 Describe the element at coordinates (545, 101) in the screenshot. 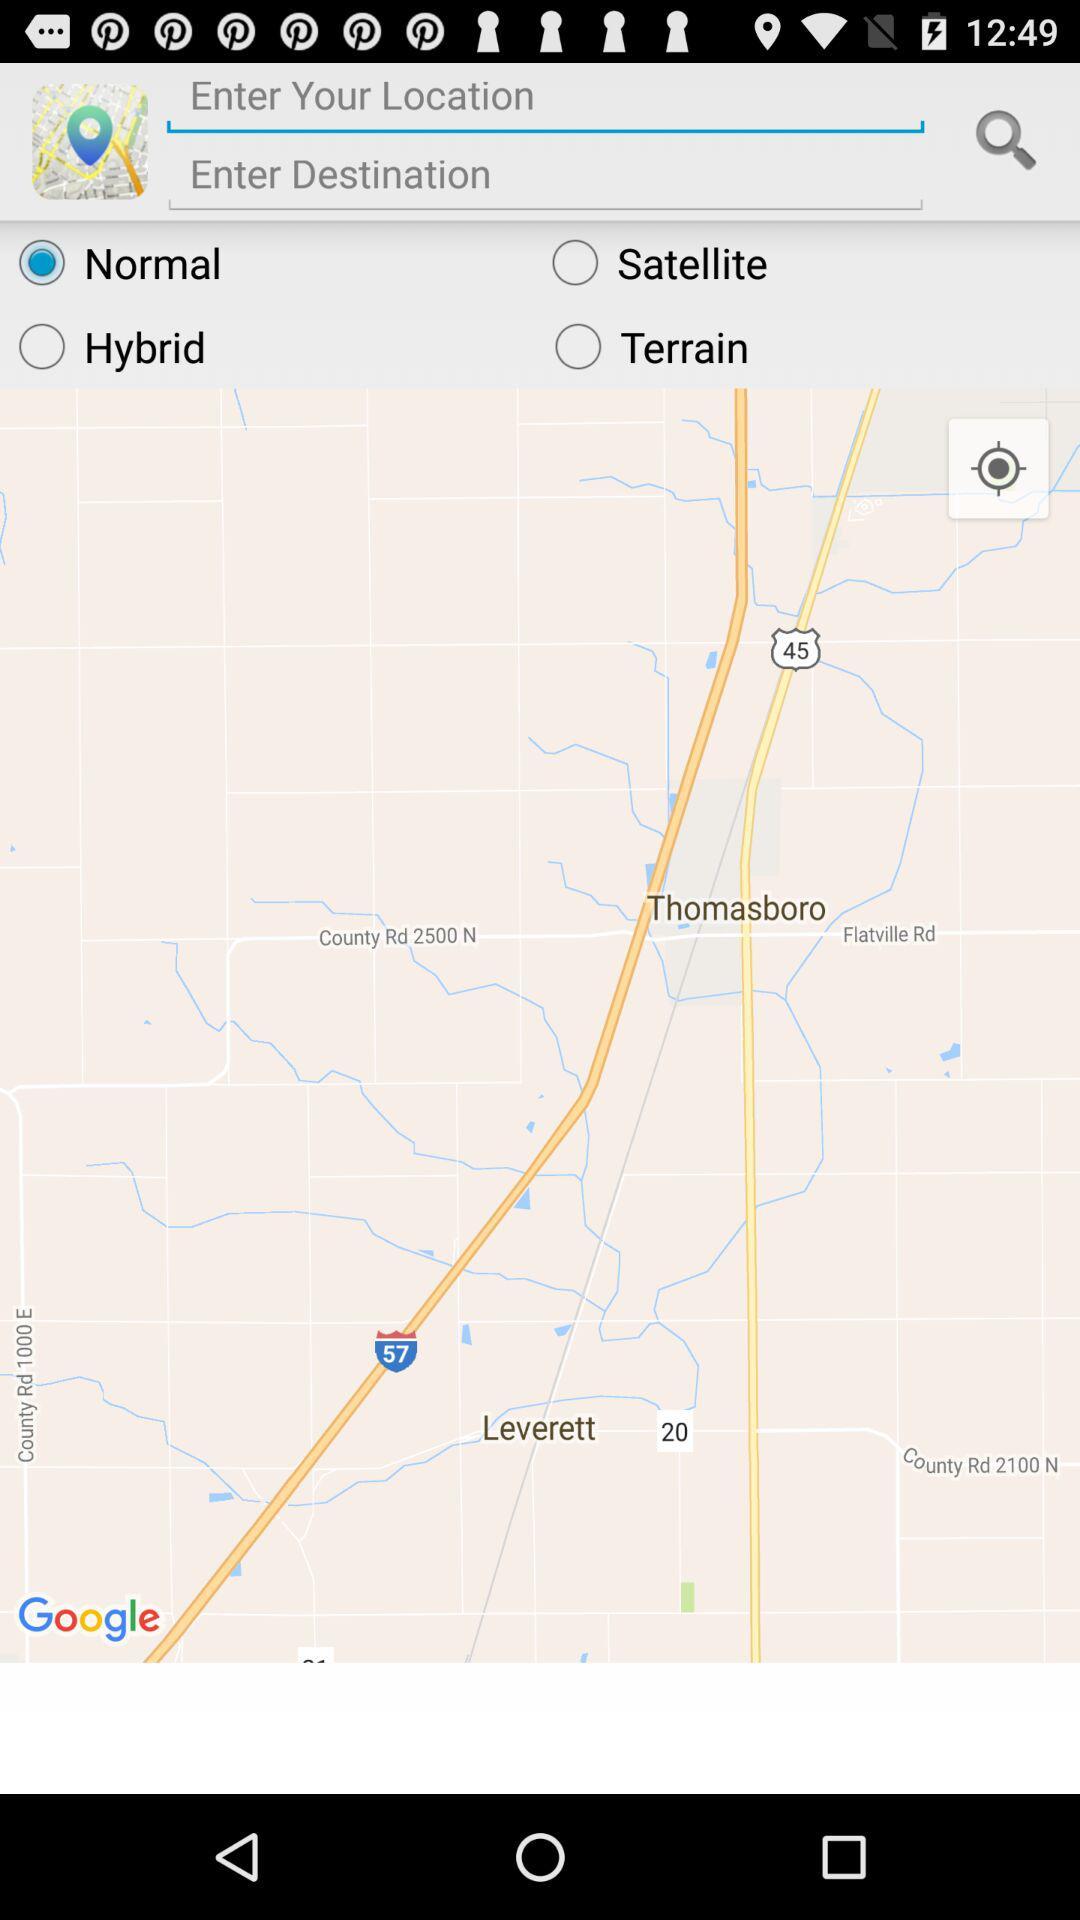

I see `location input field` at that location.